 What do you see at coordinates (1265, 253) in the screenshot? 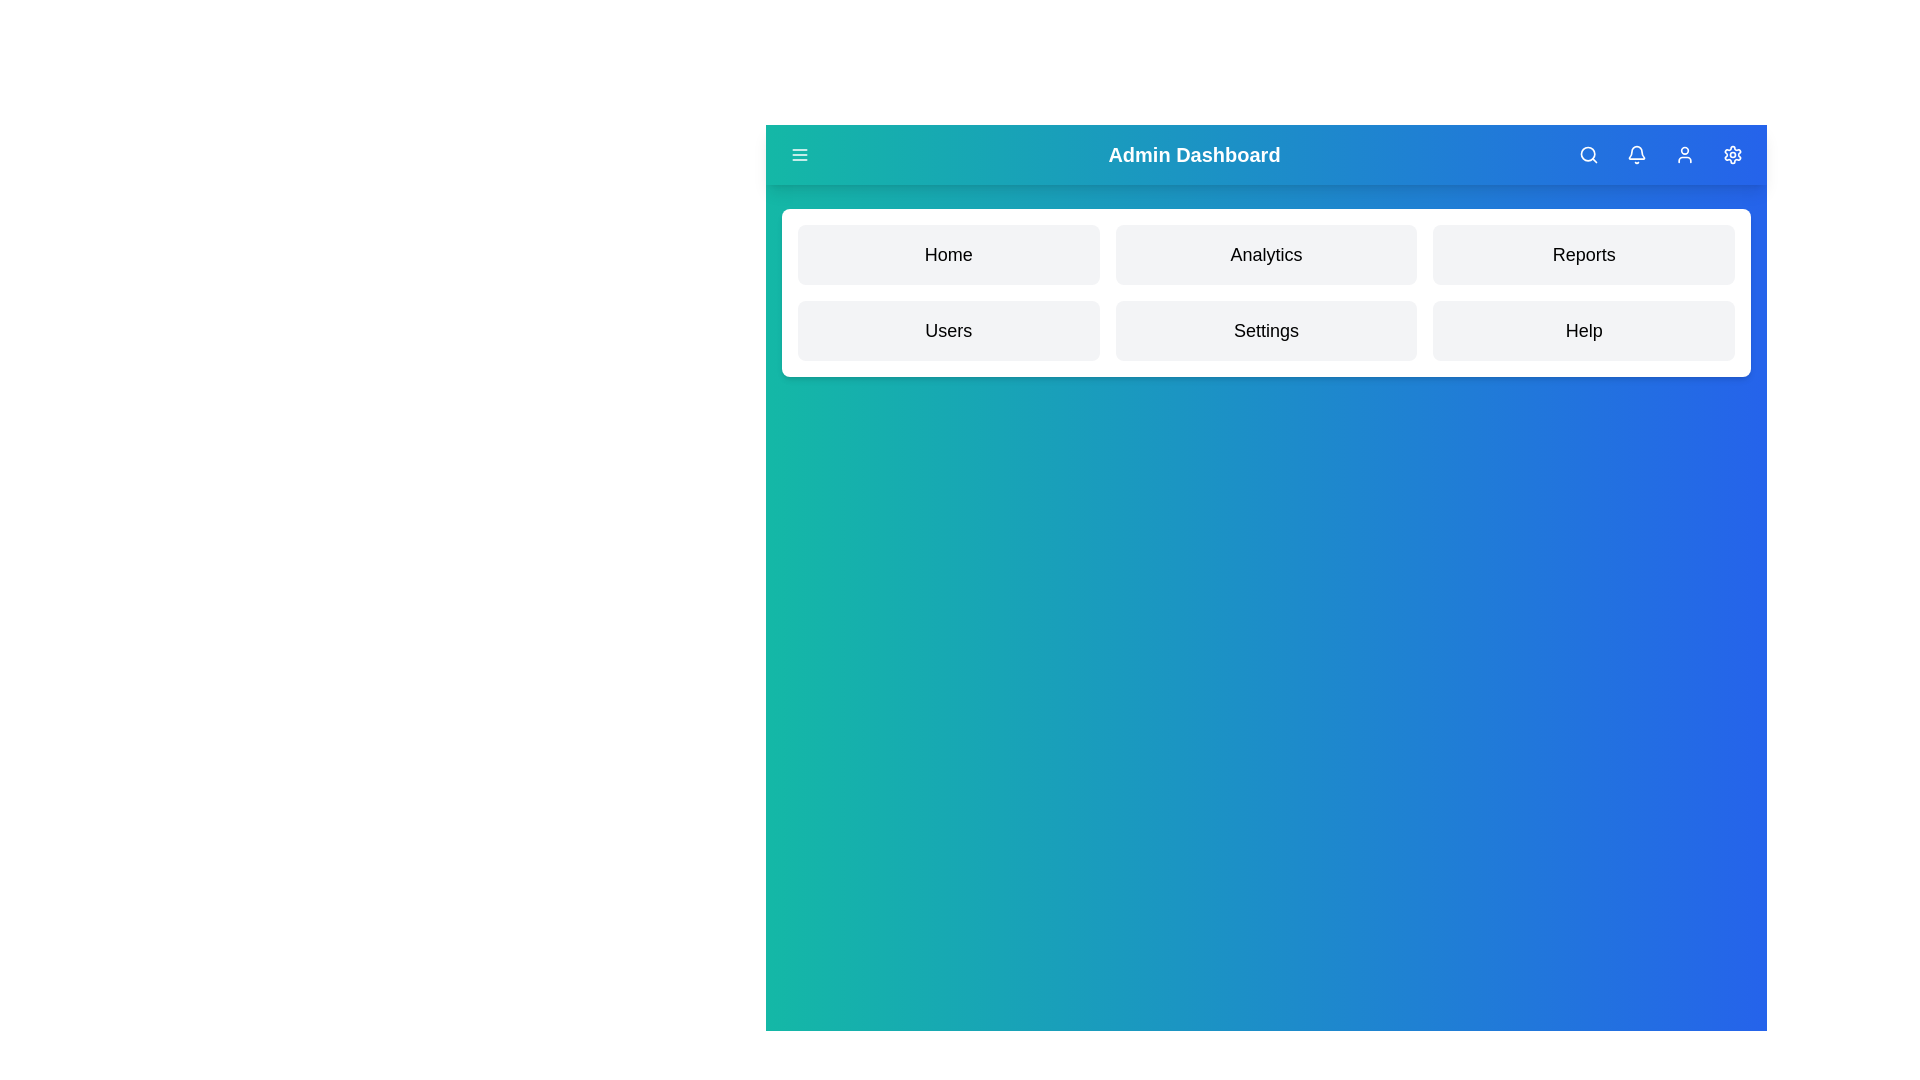
I see `the menu item Analytics to navigate to its section` at bounding box center [1265, 253].